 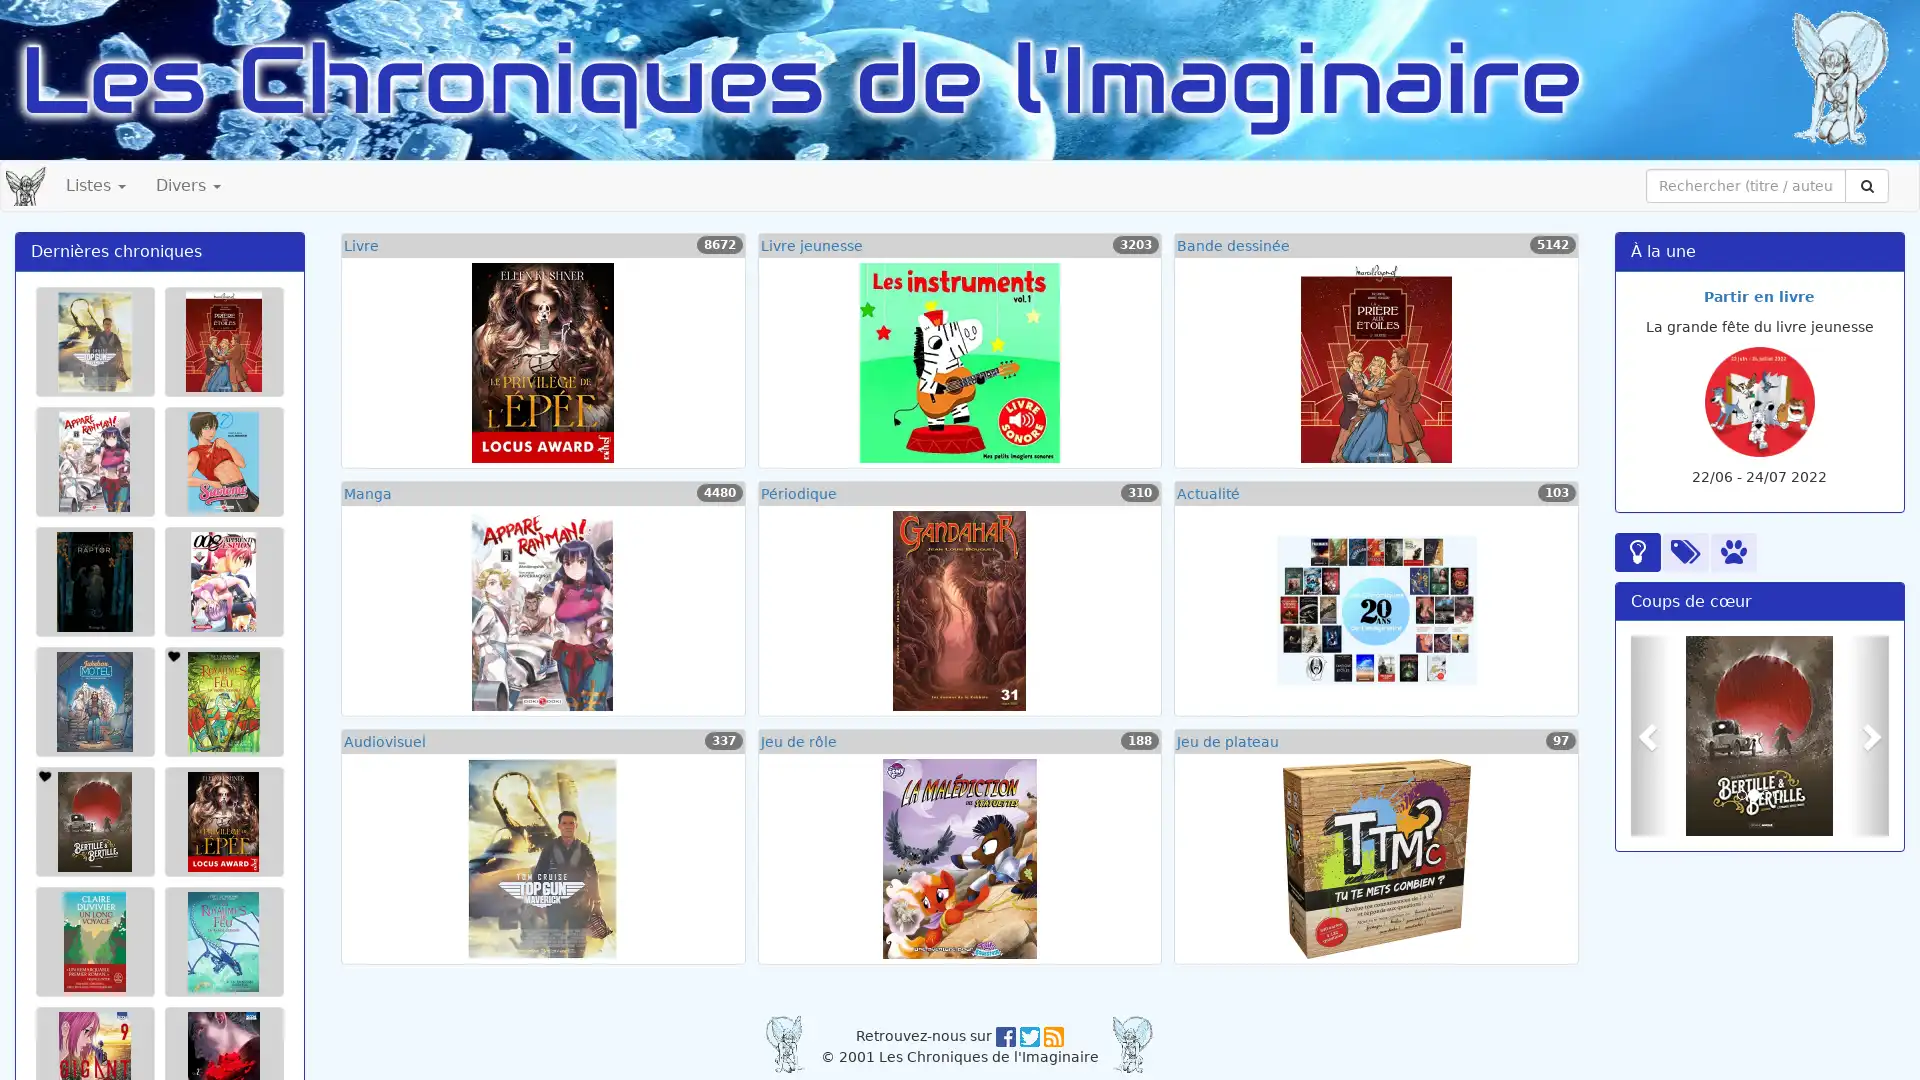 What do you see at coordinates (95, 185) in the screenshot?
I see `Listes` at bounding box center [95, 185].